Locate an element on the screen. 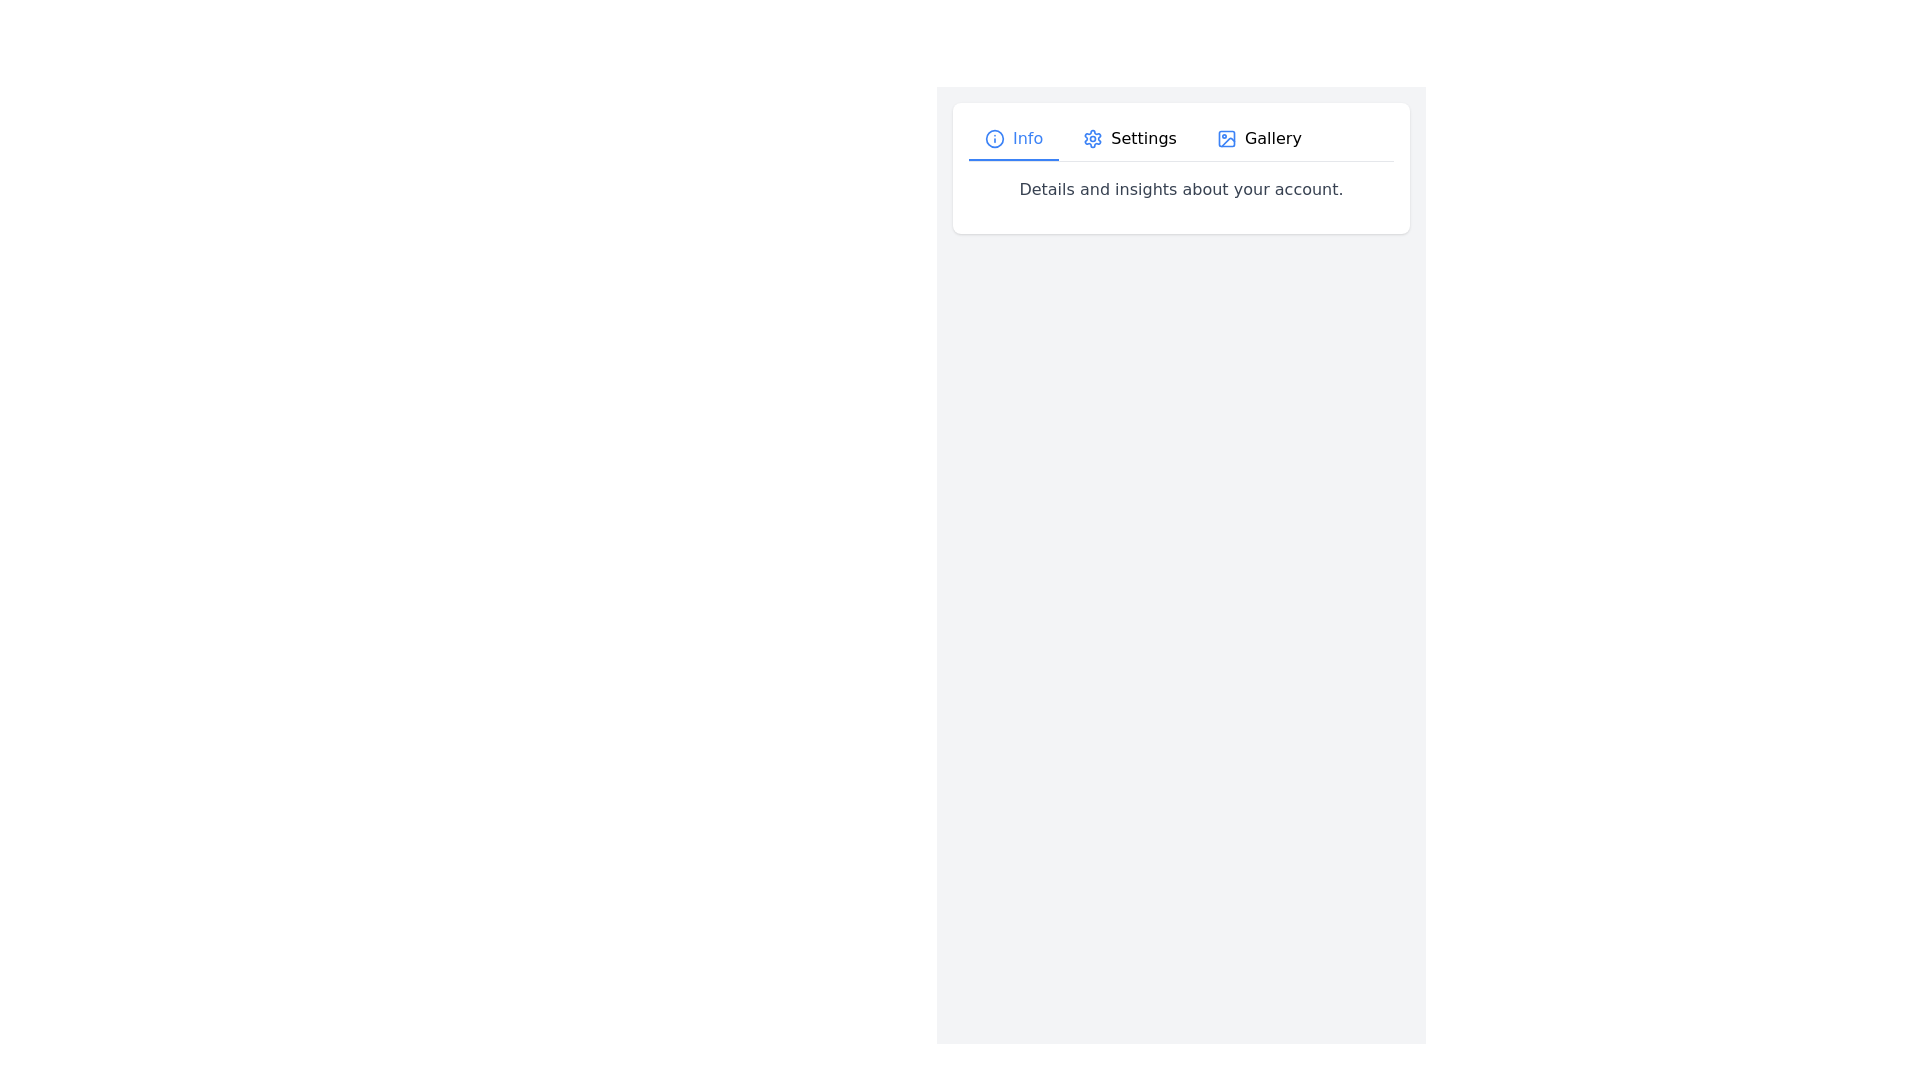 The width and height of the screenshot is (1920, 1080). the 'Gallery' tab in the horizontal navigation bar is located at coordinates (1258, 138).